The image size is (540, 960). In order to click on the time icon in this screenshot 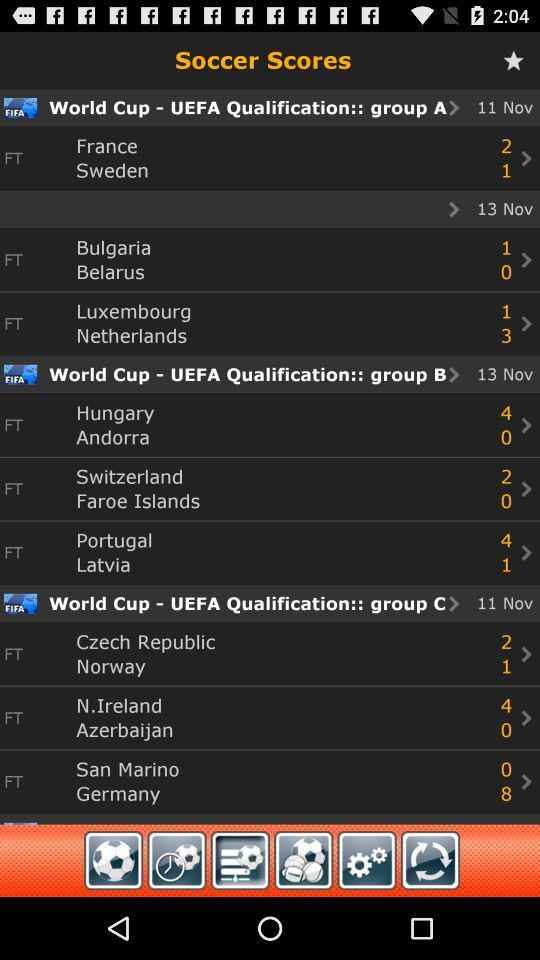, I will do `click(177, 921)`.